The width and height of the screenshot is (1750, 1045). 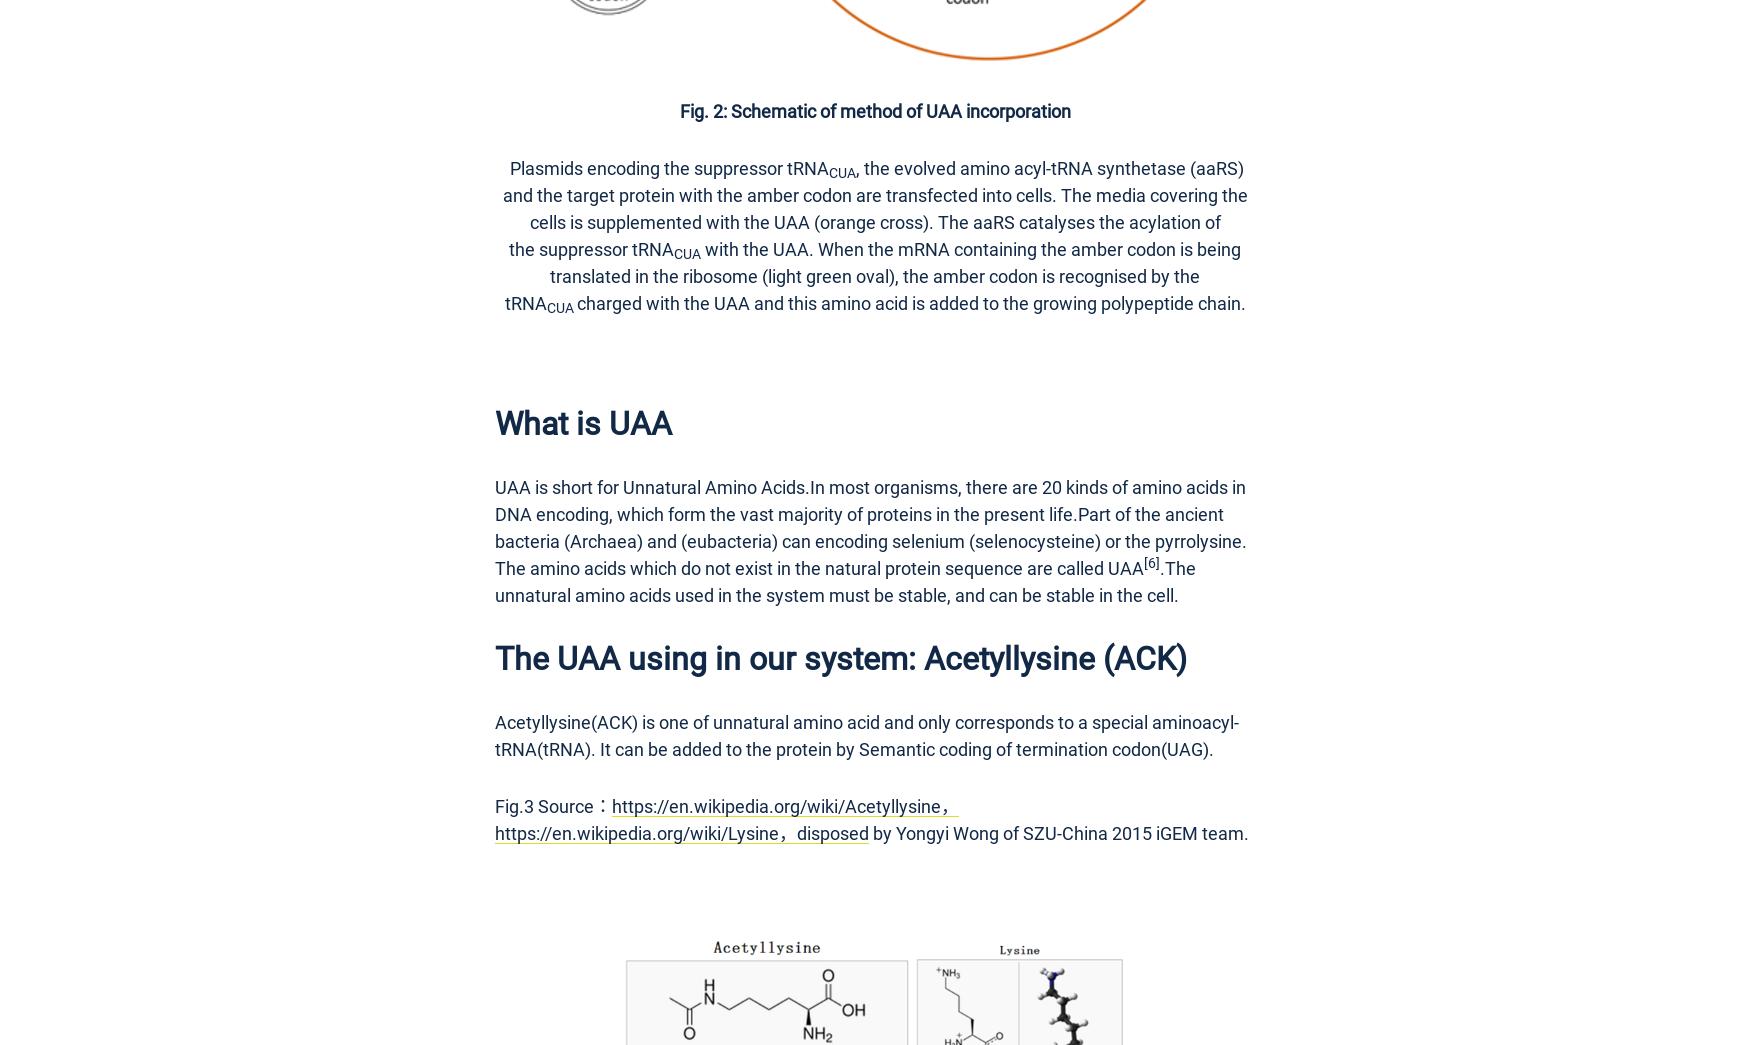 What do you see at coordinates (909, 302) in the screenshot?
I see `'charged with the UAA and this amino acid is added to the growing polypeptide chain.'` at bounding box center [909, 302].